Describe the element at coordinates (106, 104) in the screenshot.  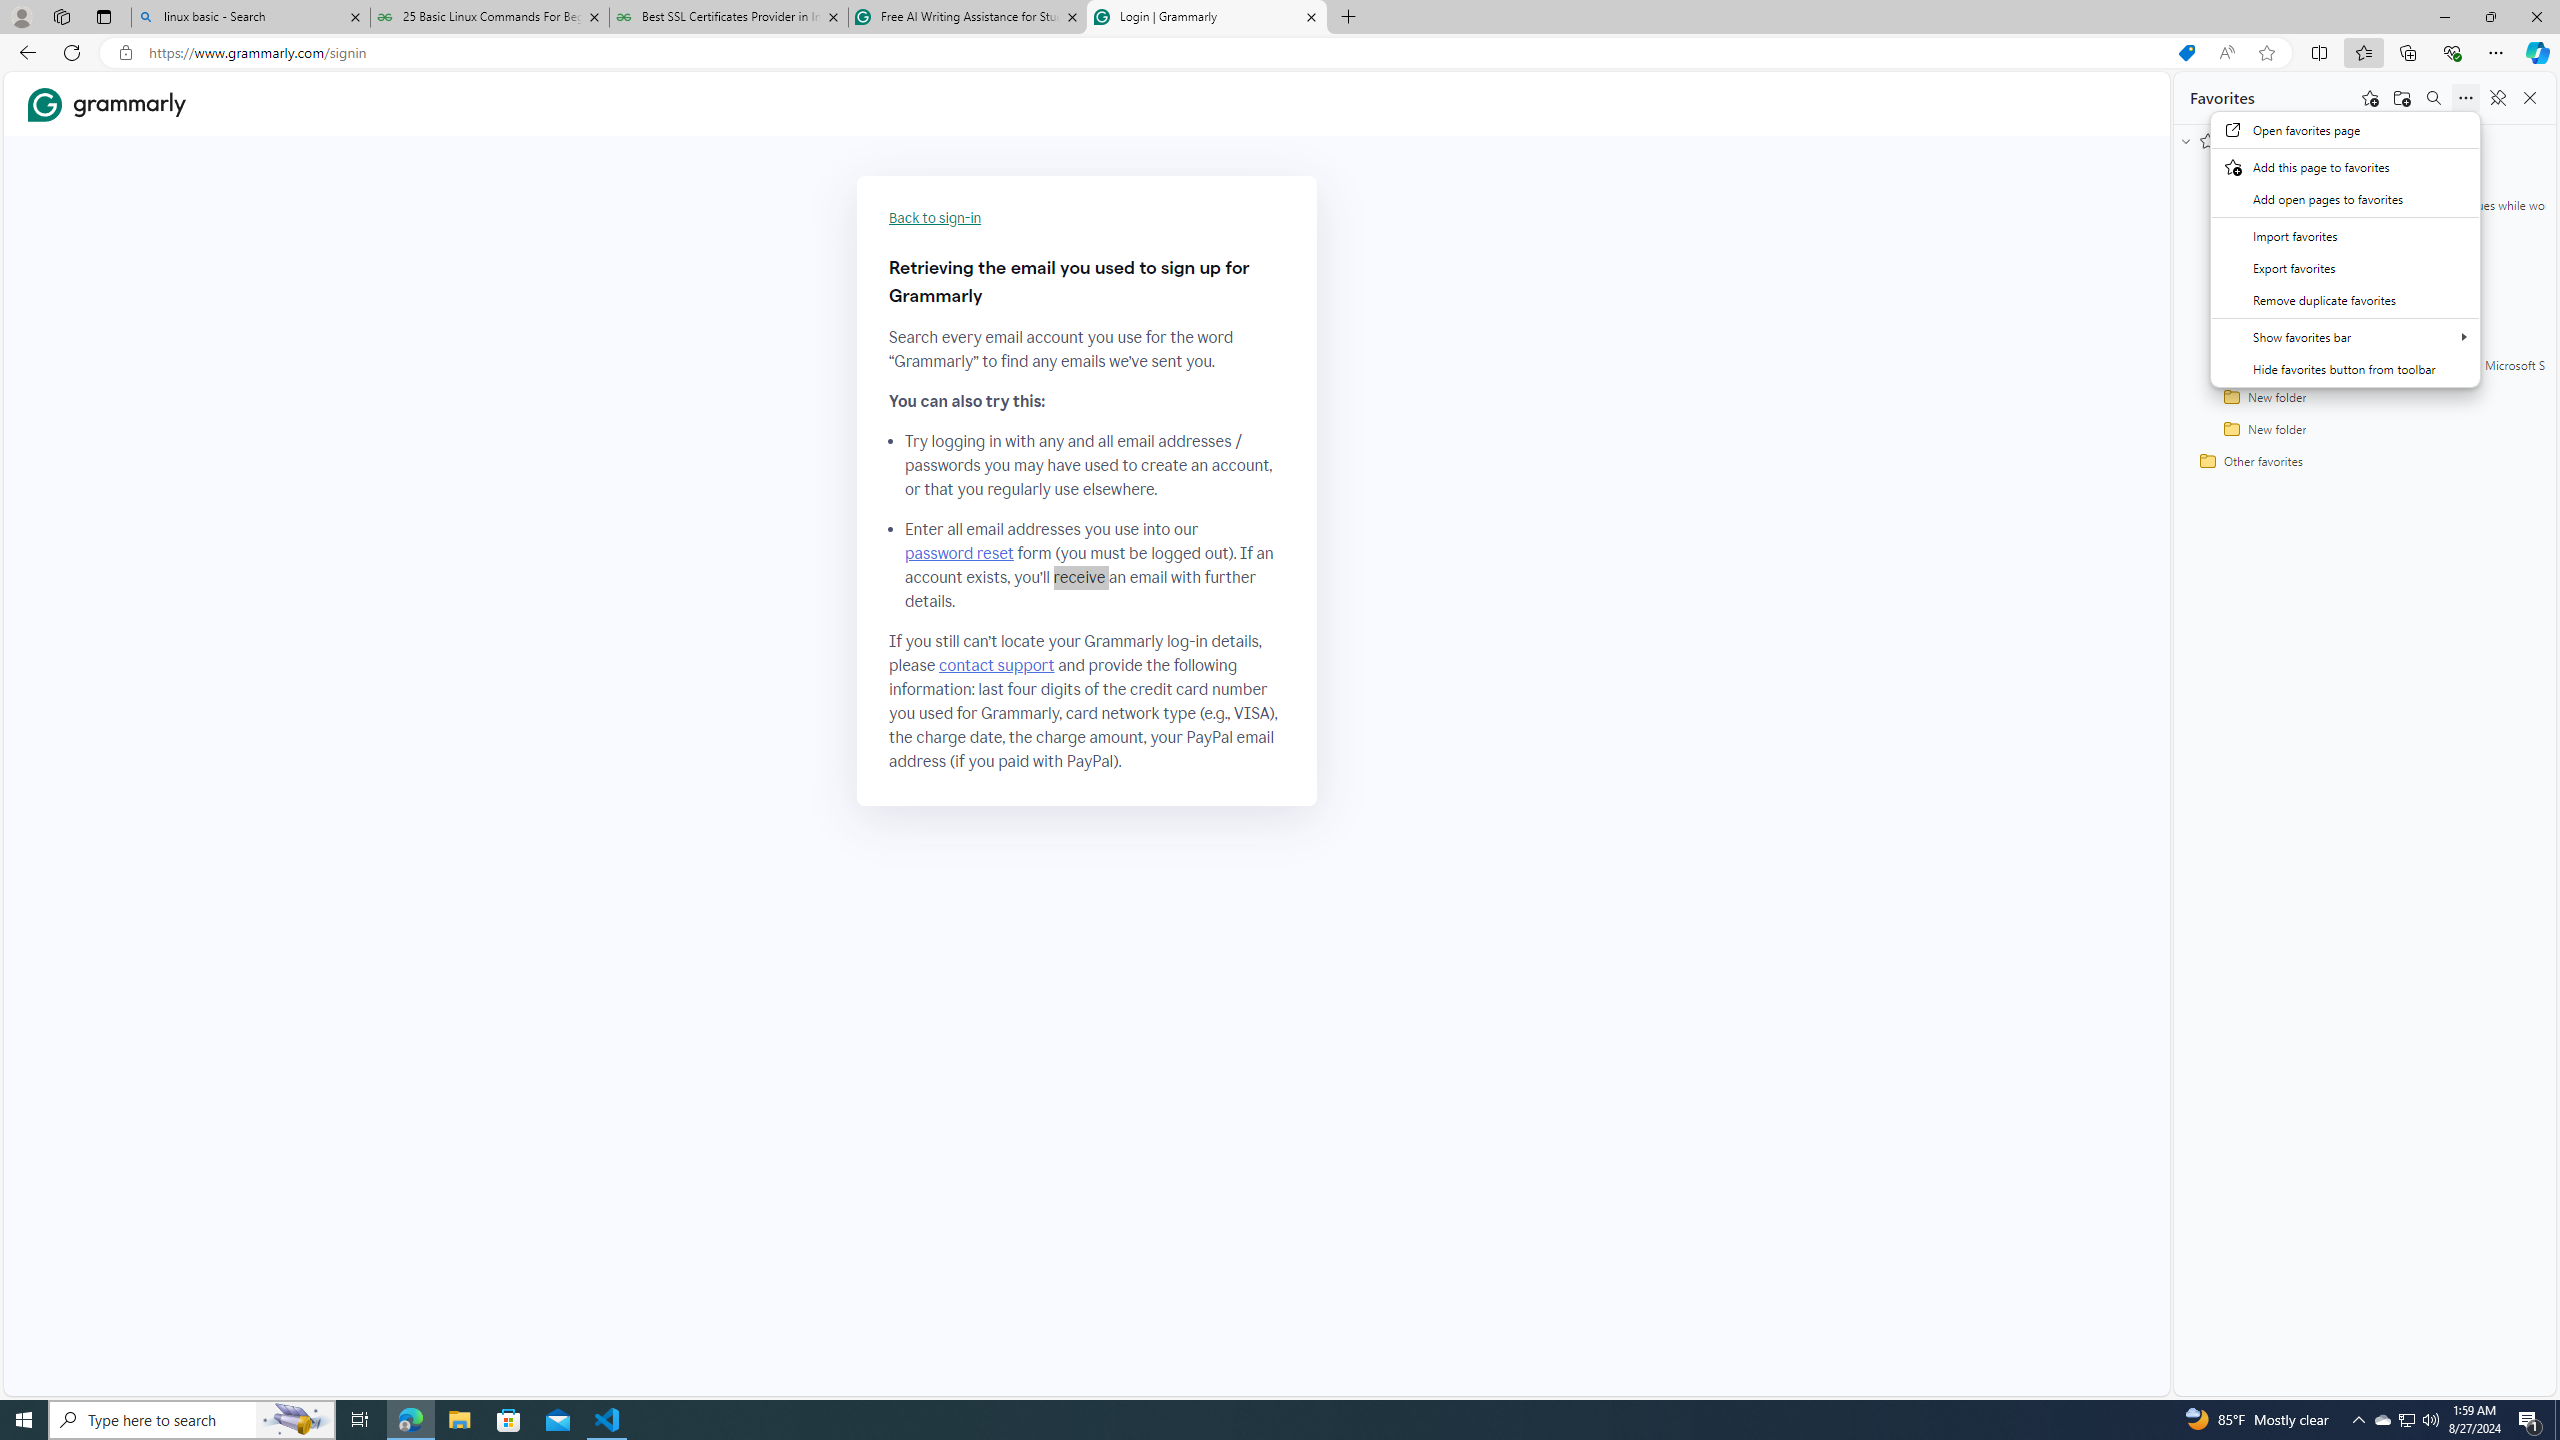
I see `'Grammarly Home'` at that location.